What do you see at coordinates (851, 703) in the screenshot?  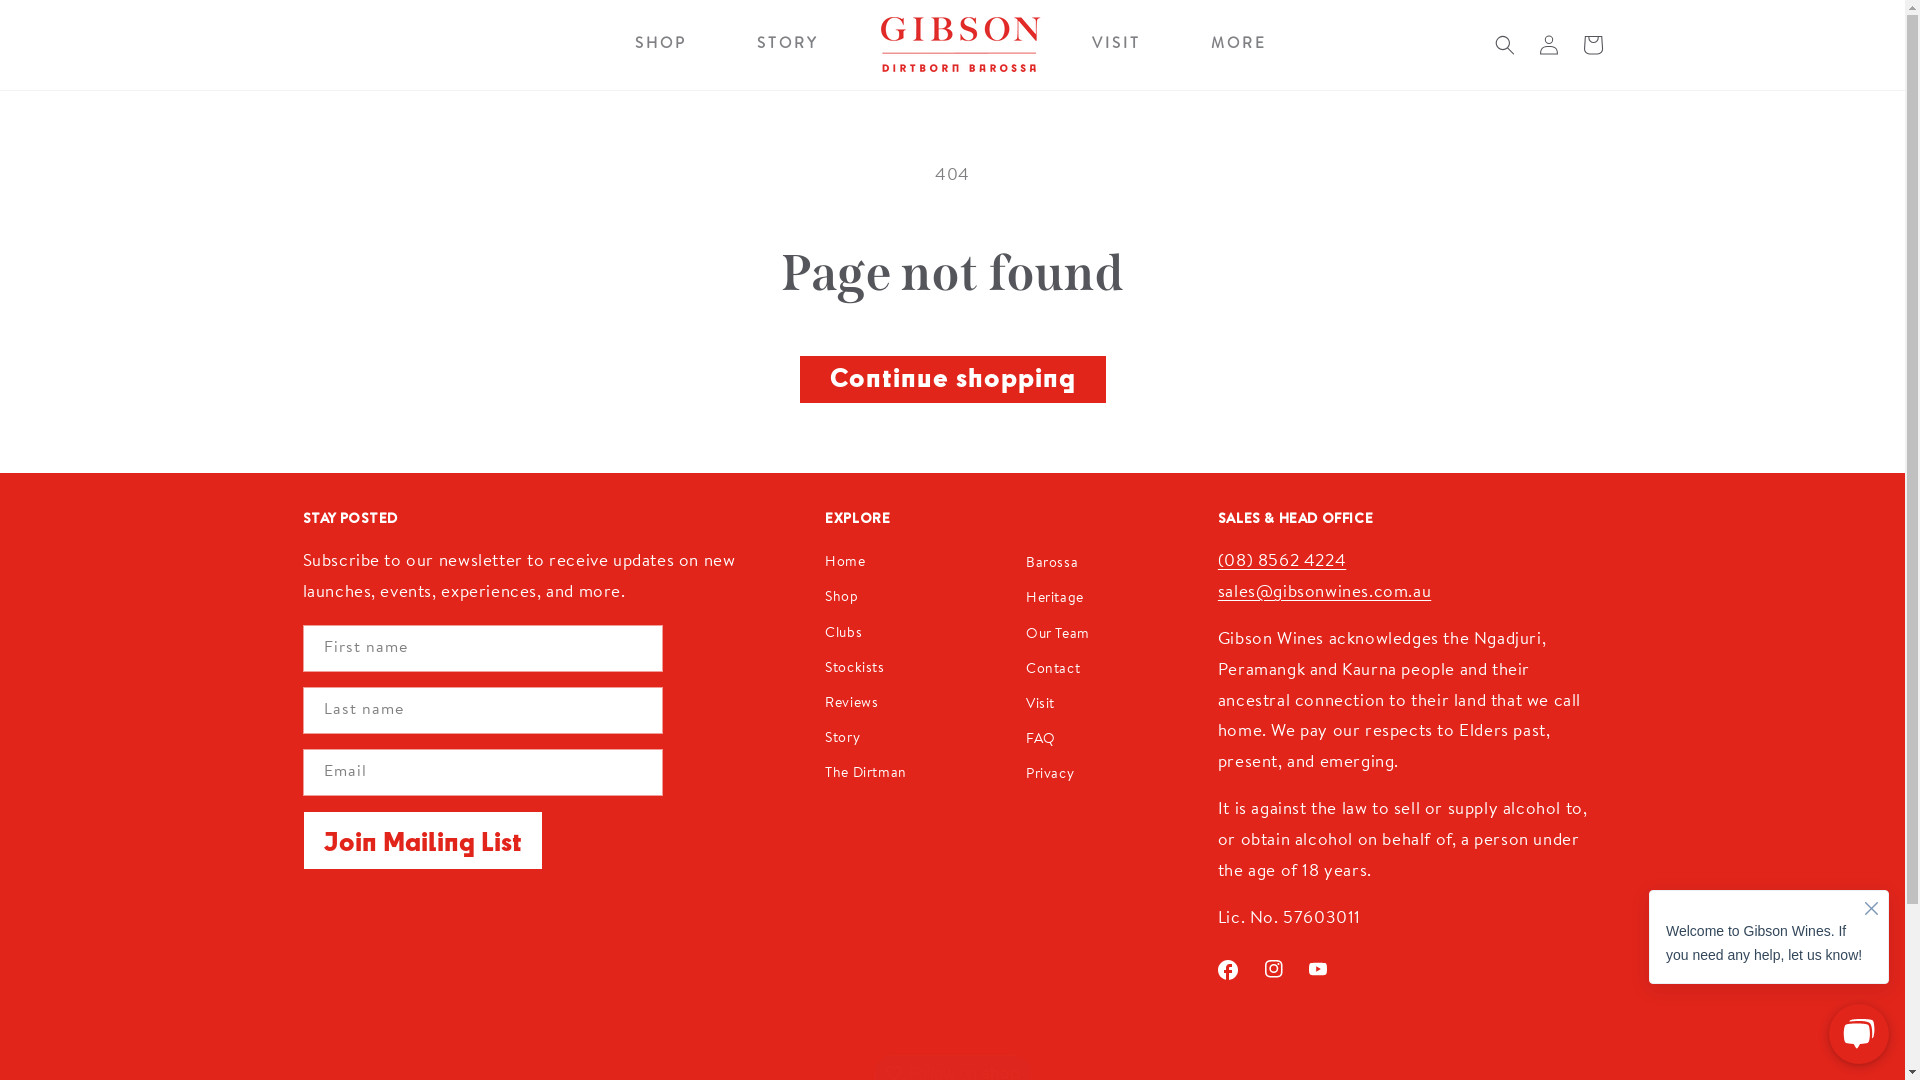 I see `'Reviews'` at bounding box center [851, 703].